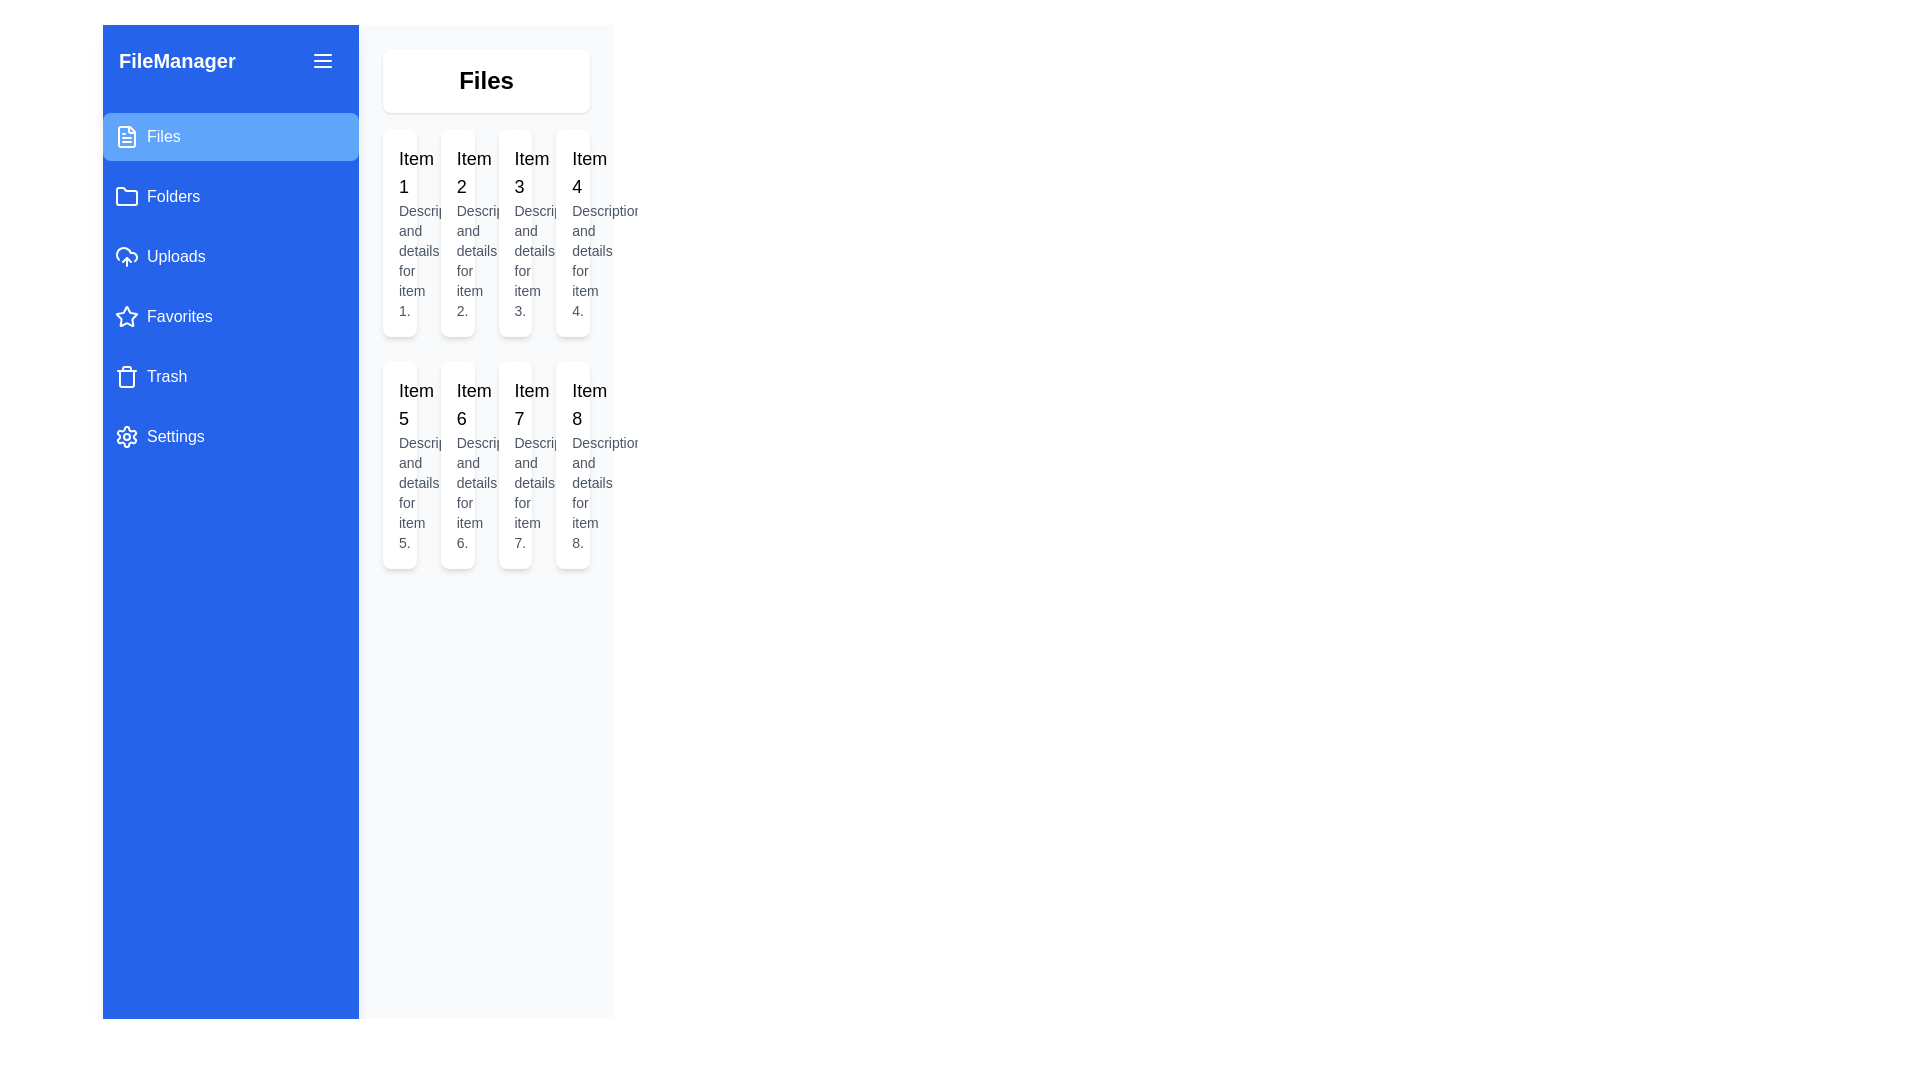  What do you see at coordinates (125, 315) in the screenshot?
I see `the blue star-shaped icon with a white outline representing the favorite feature located next to the text 'Favorites' in the vertical navigation menu` at bounding box center [125, 315].